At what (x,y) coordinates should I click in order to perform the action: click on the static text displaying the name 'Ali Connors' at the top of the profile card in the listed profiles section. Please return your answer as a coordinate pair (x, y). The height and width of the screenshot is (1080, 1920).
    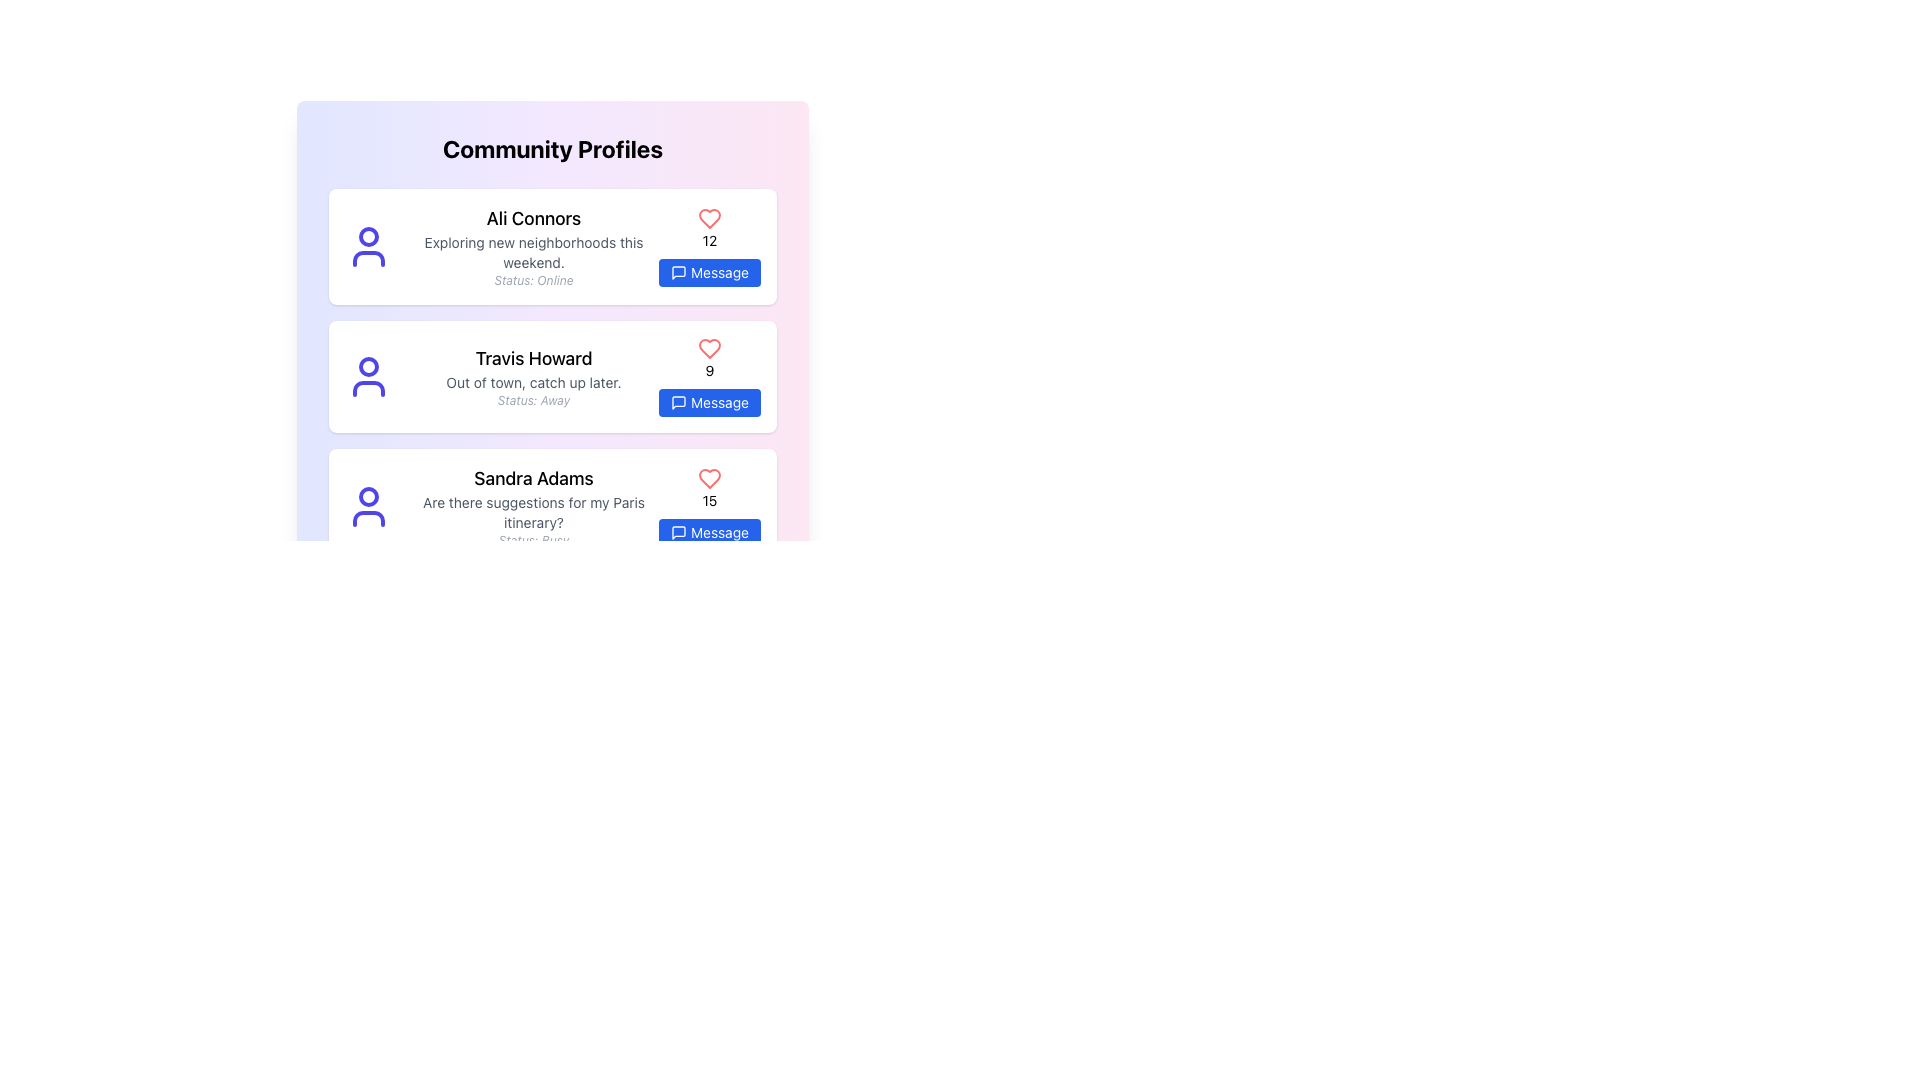
    Looking at the image, I should click on (533, 219).